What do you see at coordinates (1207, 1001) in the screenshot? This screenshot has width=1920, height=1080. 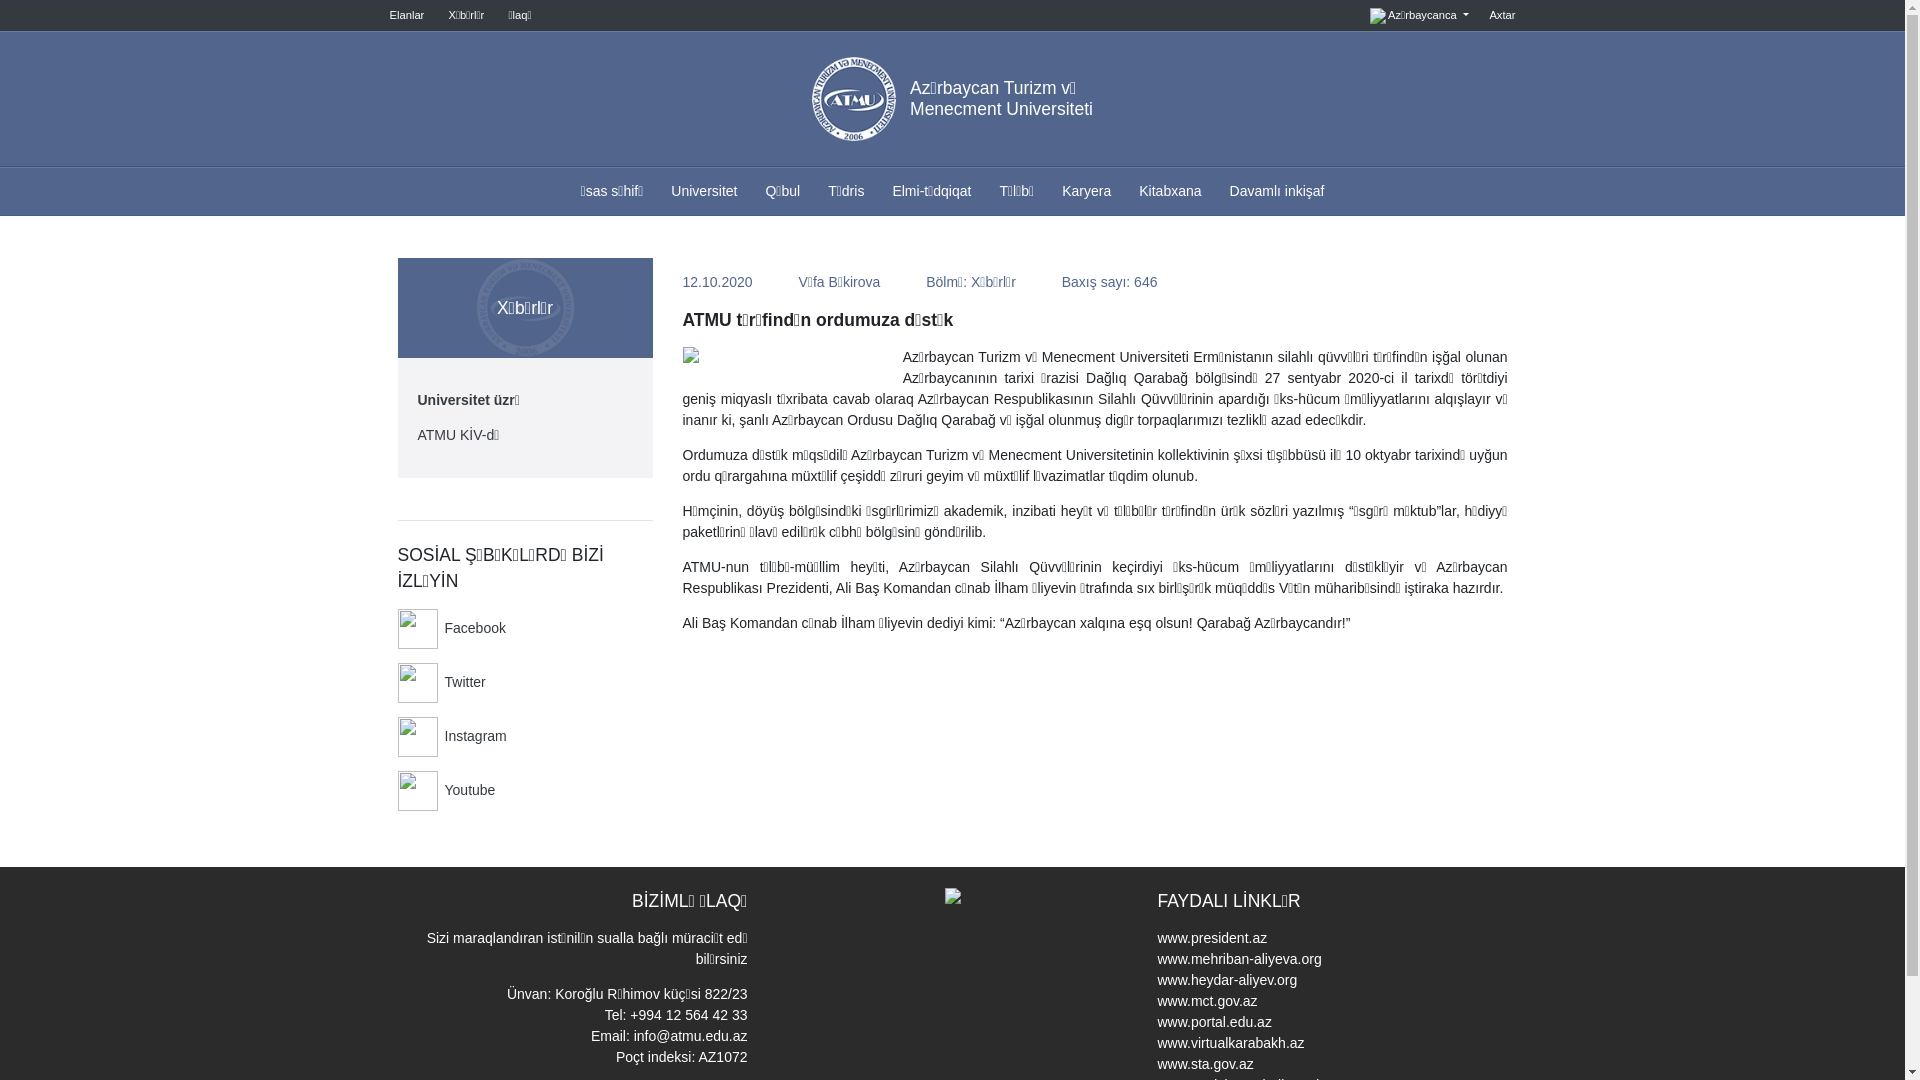 I see `'www.mct.gov.az'` at bounding box center [1207, 1001].